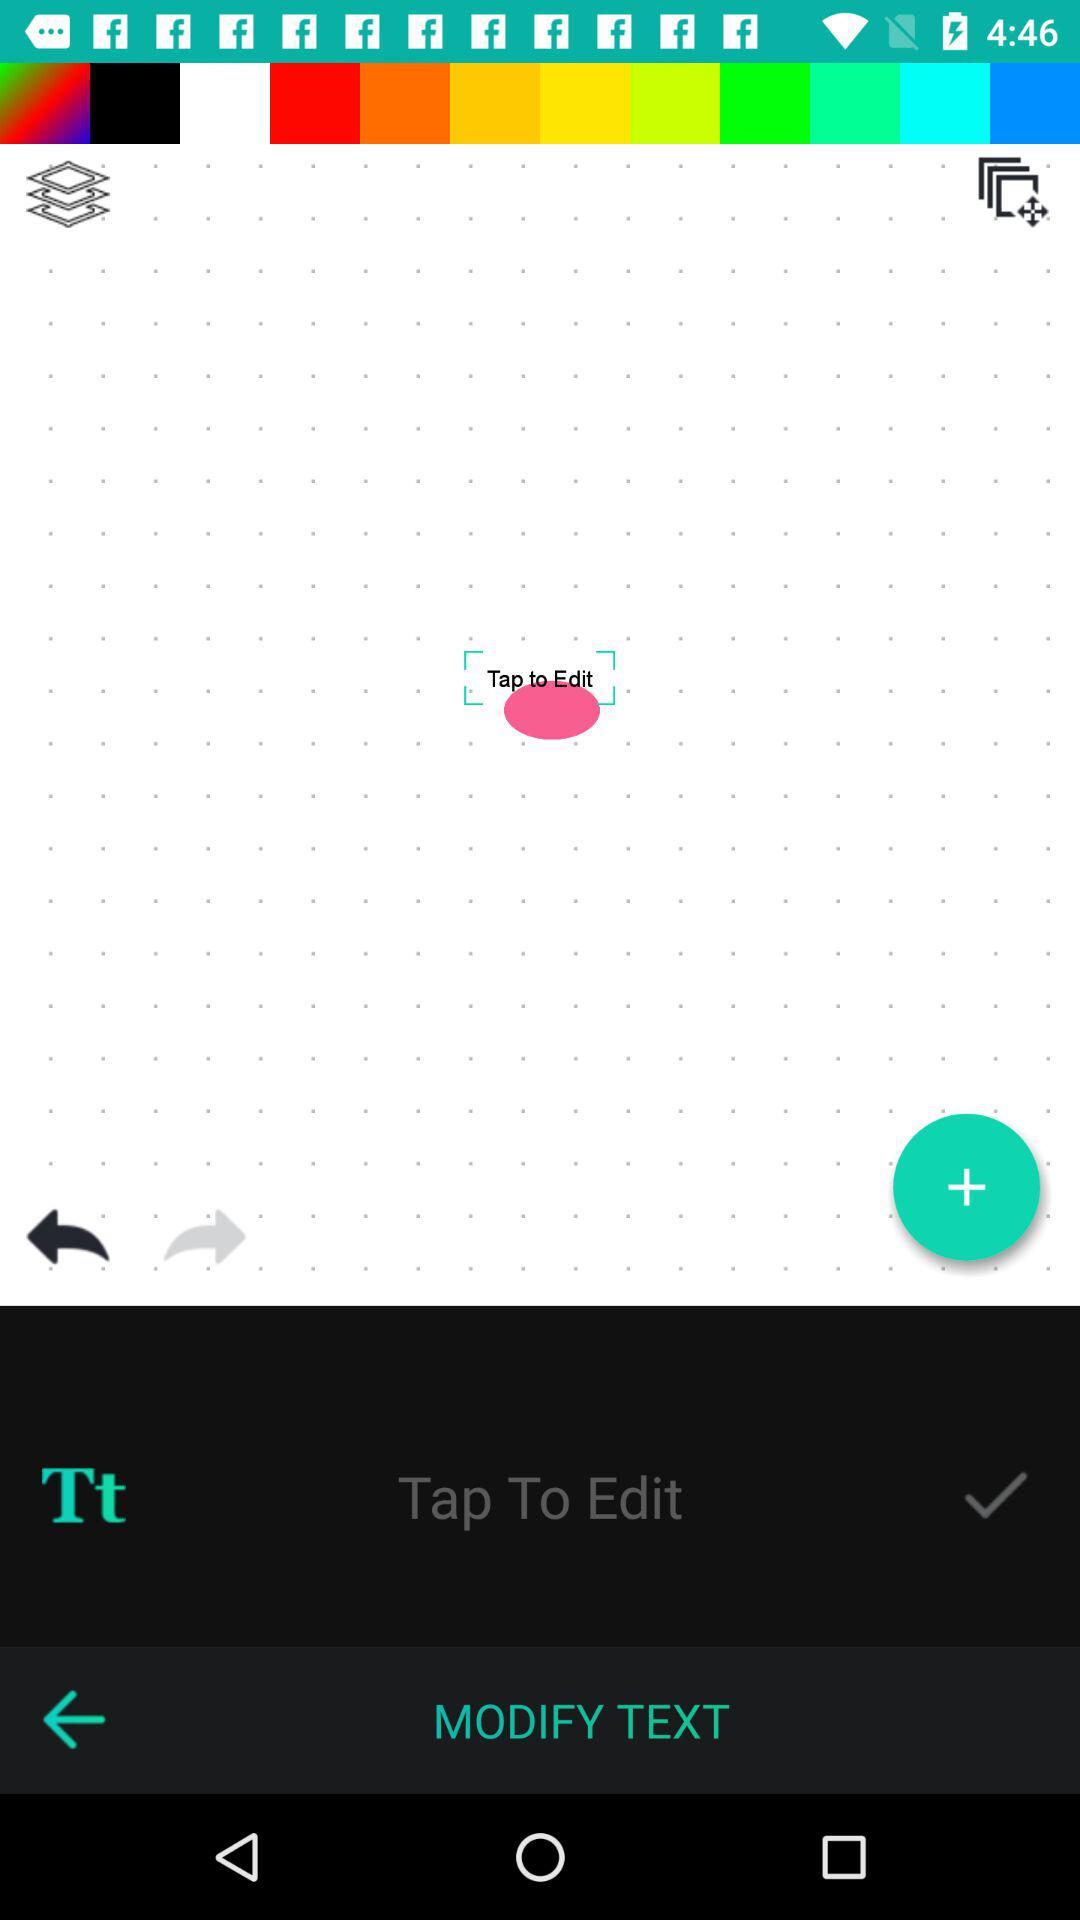 The height and width of the screenshot is (1920, 1080). What do you see at coordinates (72, 1720) in the screenshot?
I see `back arrow left to modify text` at bounding box center [72, 1720].